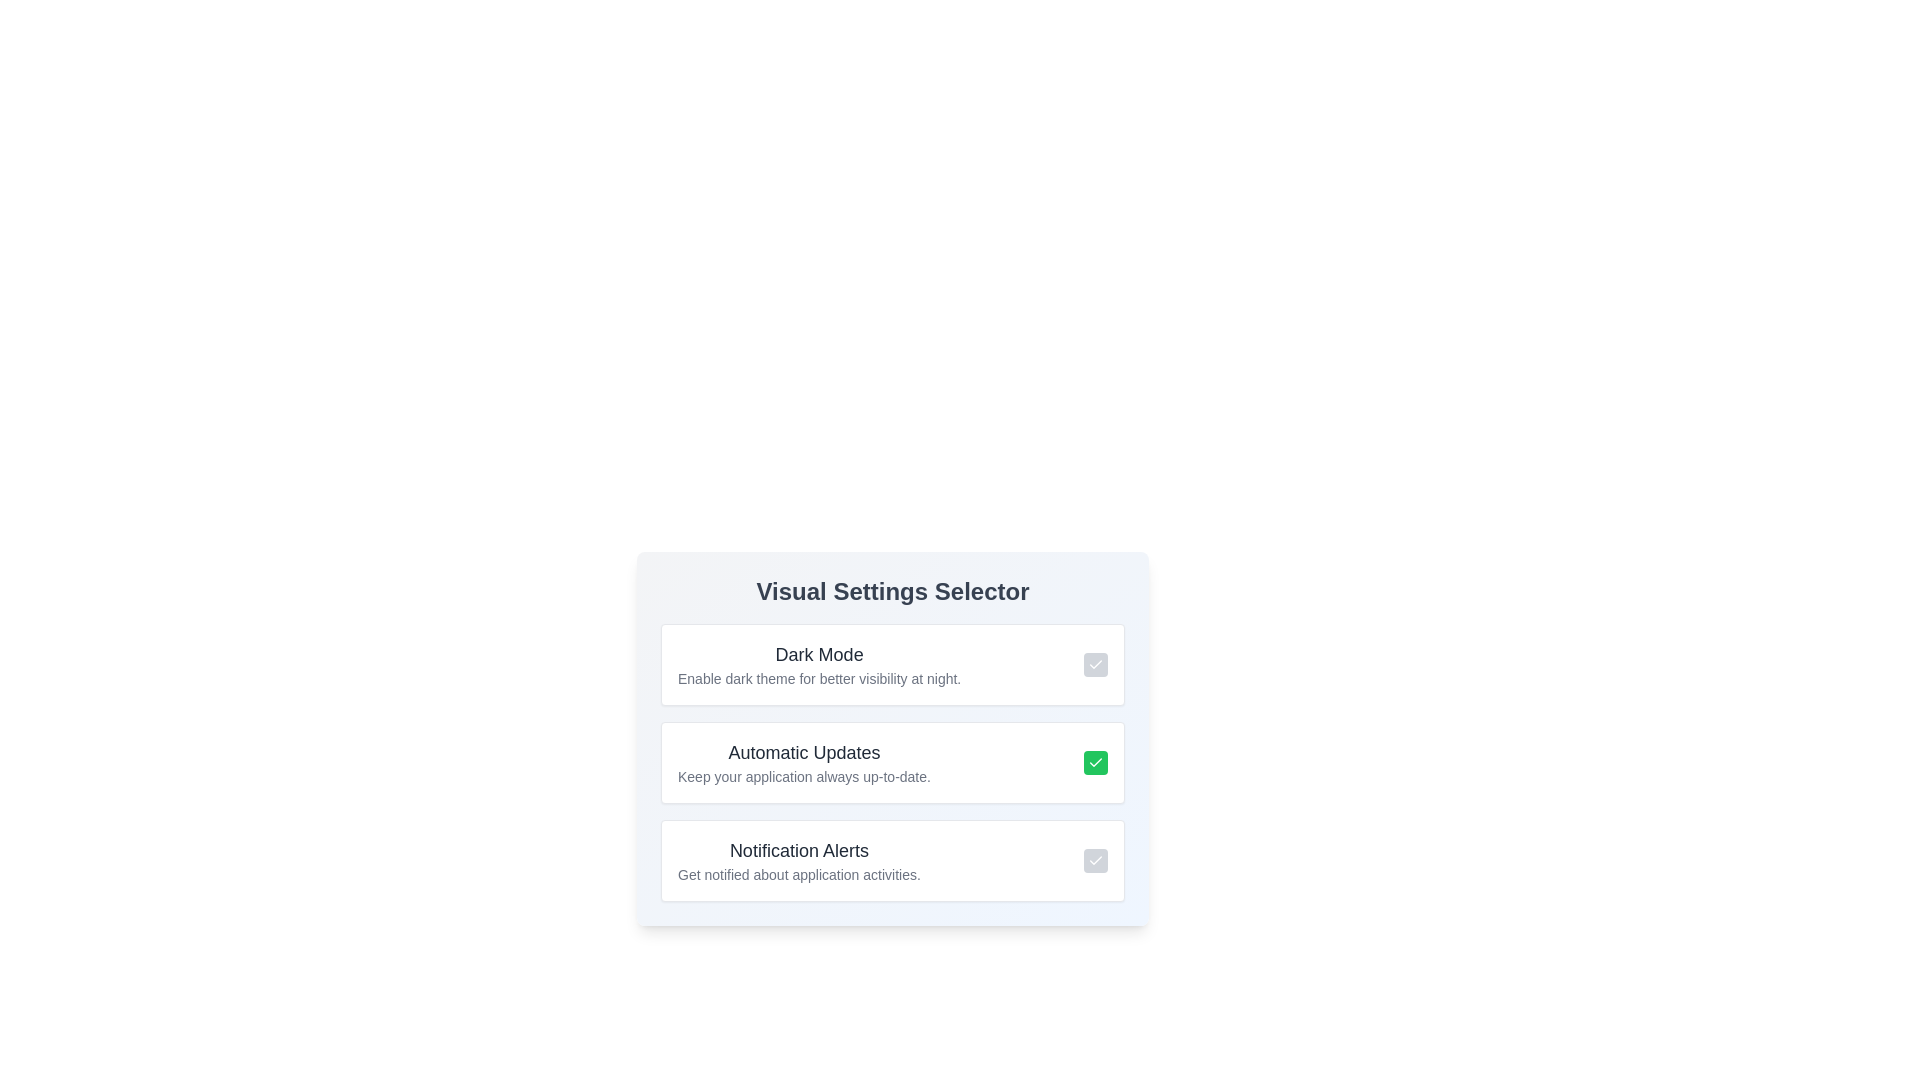 The height and width of the screenshot is (1080, 1920). What do you see at coordinates (1094, 859) in the screenshot?
I see `the toggle button for activating or deactivating the Notification Alerts feature, located on the far-right side of the Notification Alerts section` at bounding box center [1094, 859].